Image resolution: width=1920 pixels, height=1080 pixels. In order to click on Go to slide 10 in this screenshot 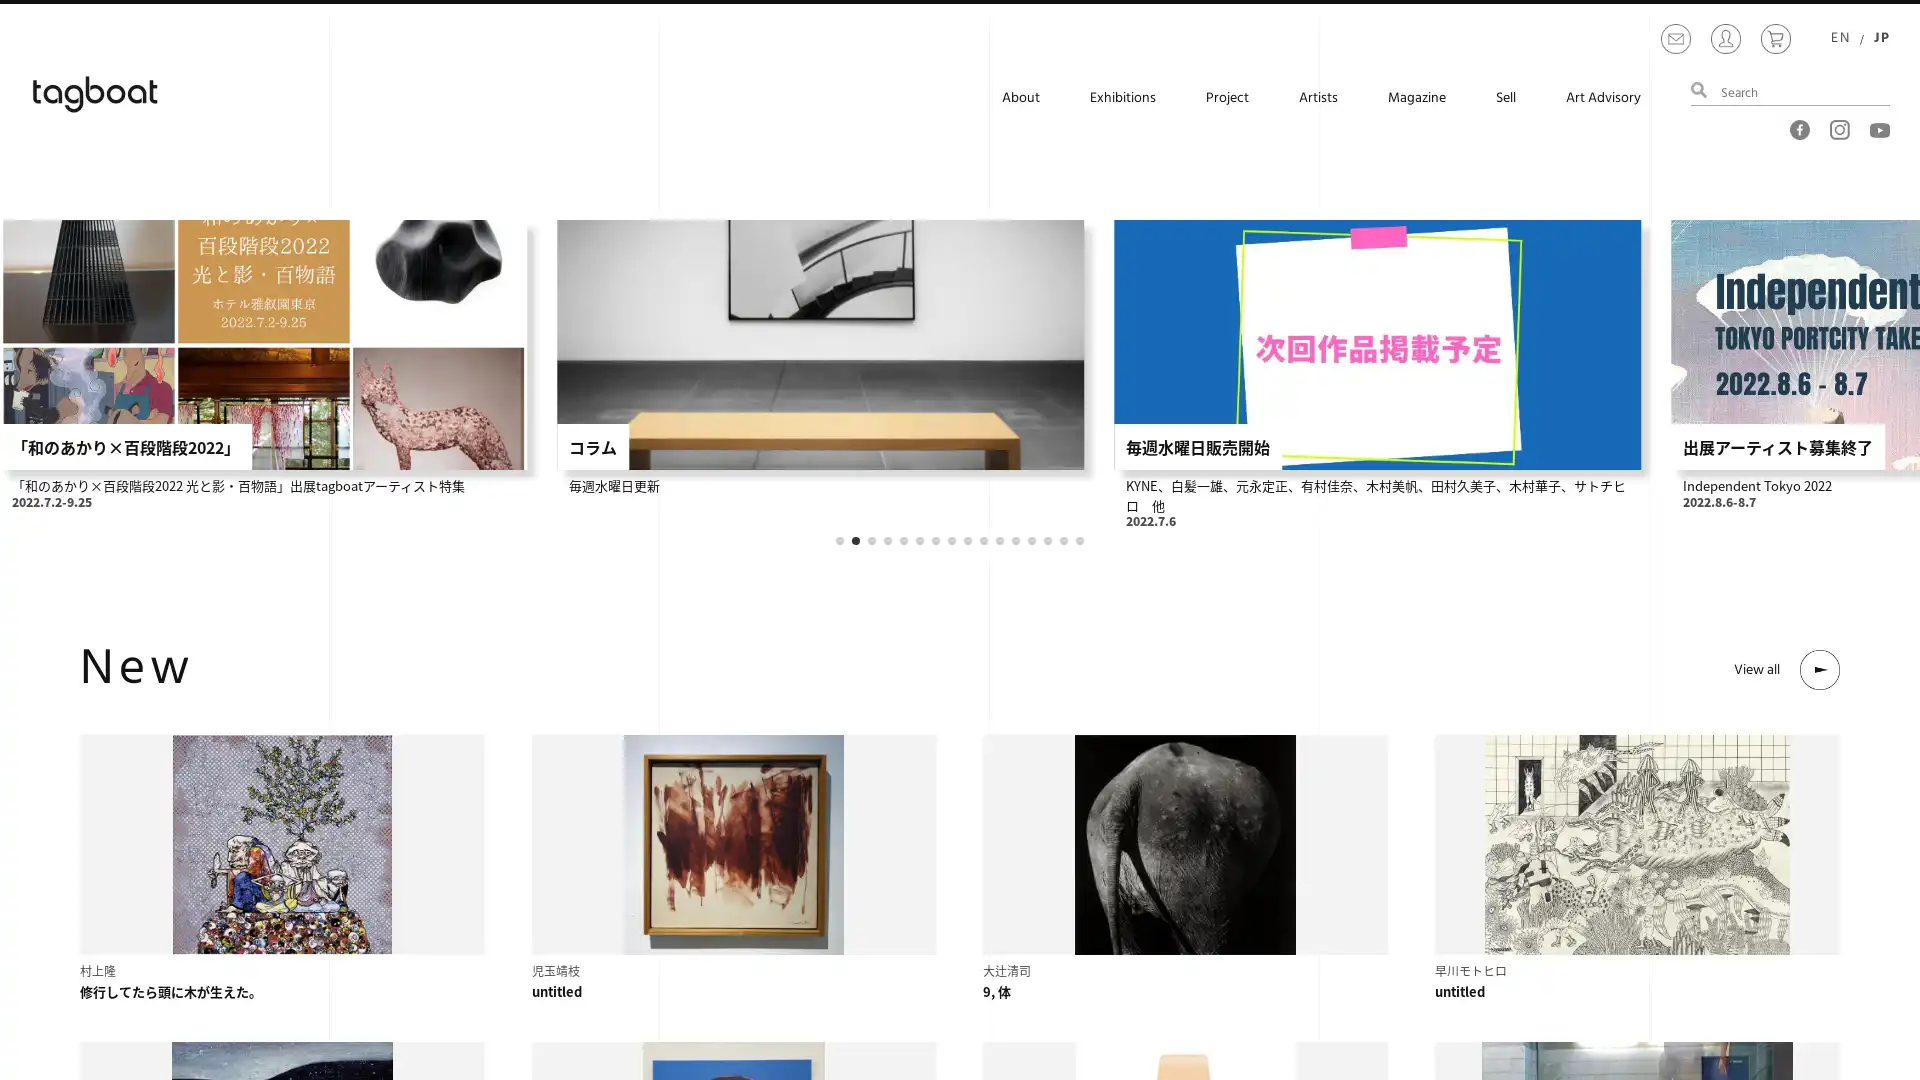, I will do `click(983, 540)`.